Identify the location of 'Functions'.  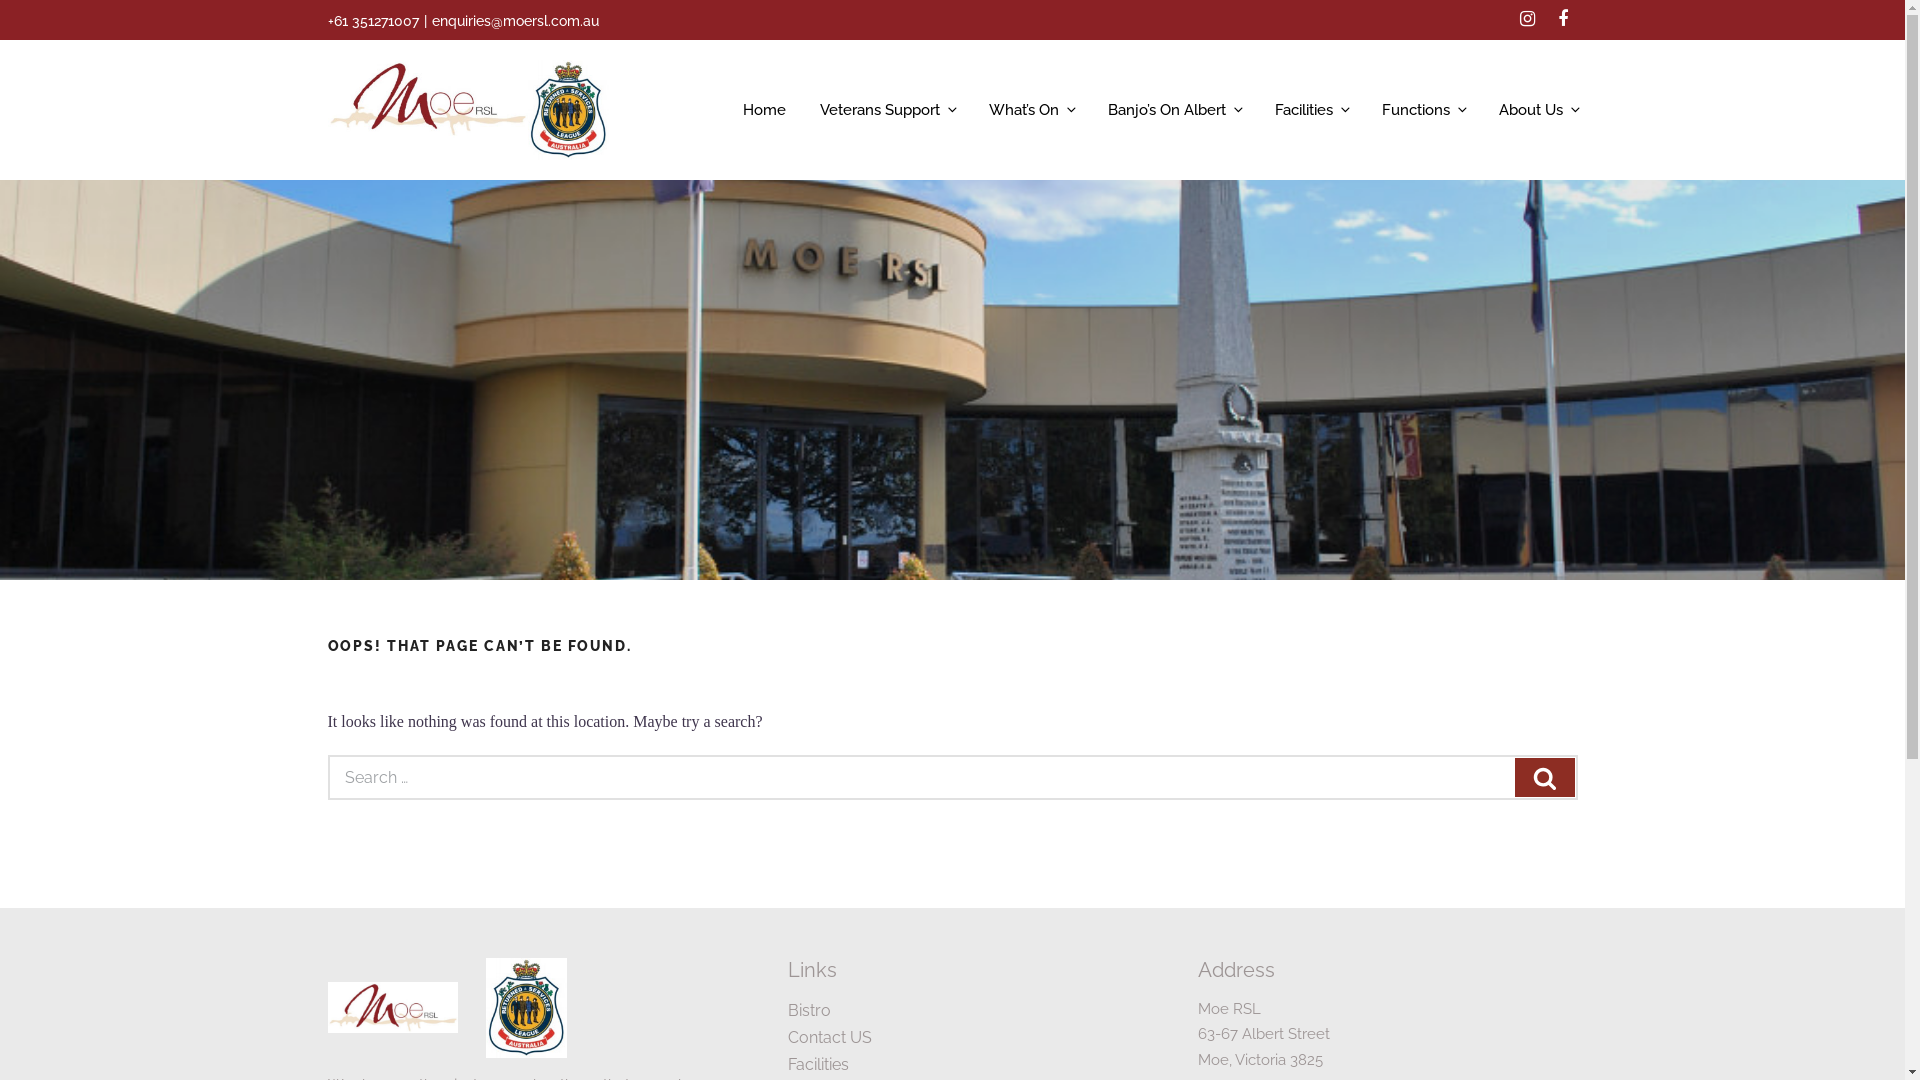
(1421, 110).